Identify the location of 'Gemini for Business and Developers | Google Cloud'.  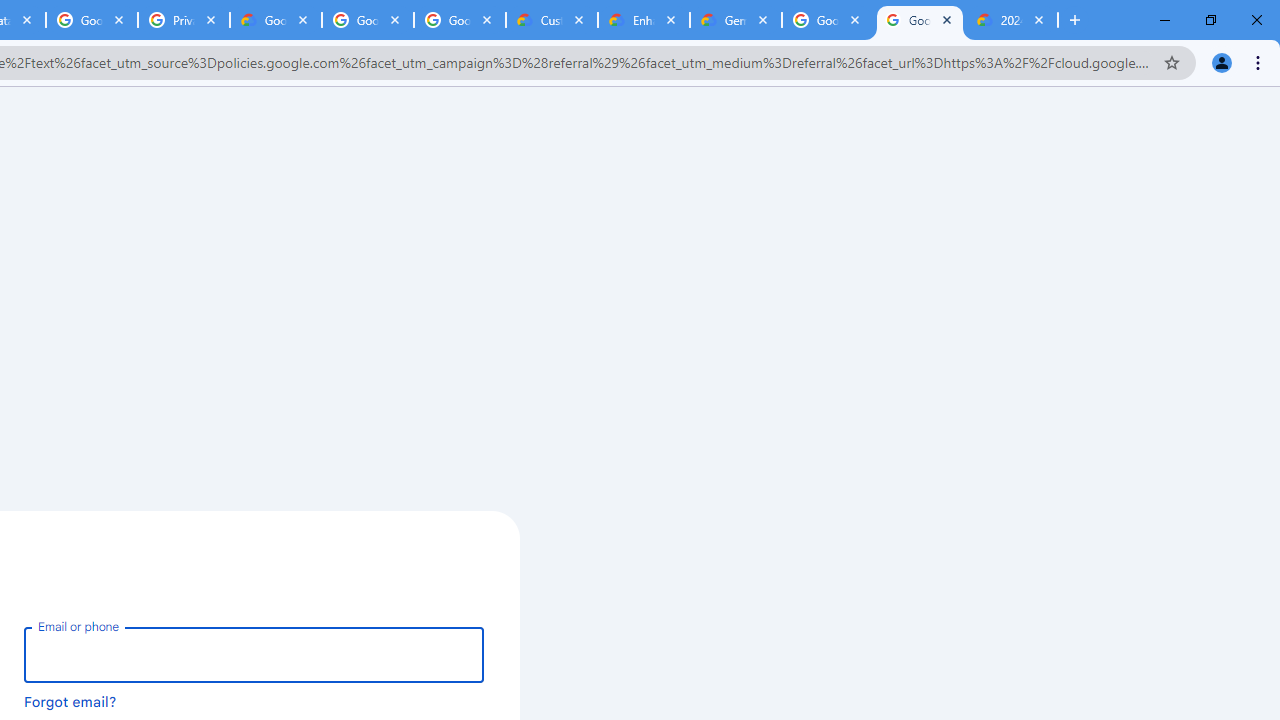
(735, 20).